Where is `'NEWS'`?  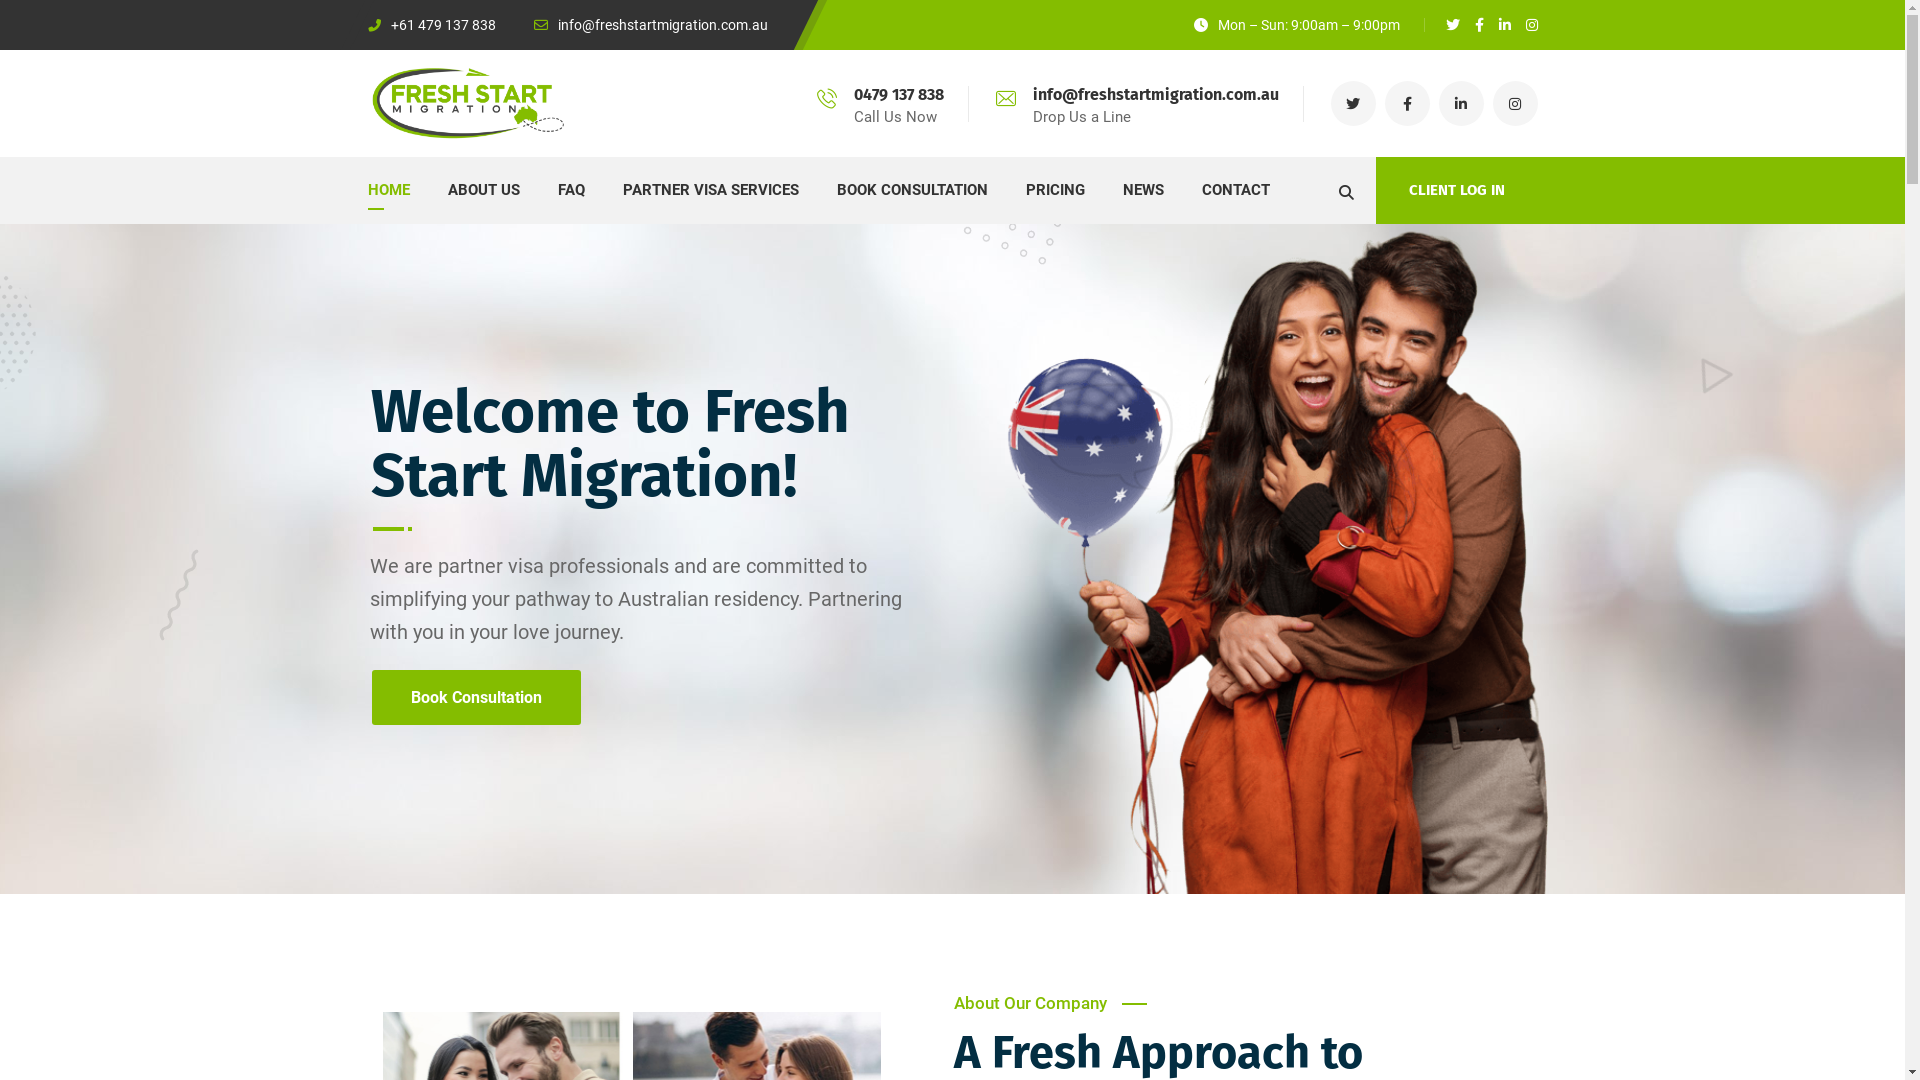
'NEWS' is located at coordinates (1142, 190).